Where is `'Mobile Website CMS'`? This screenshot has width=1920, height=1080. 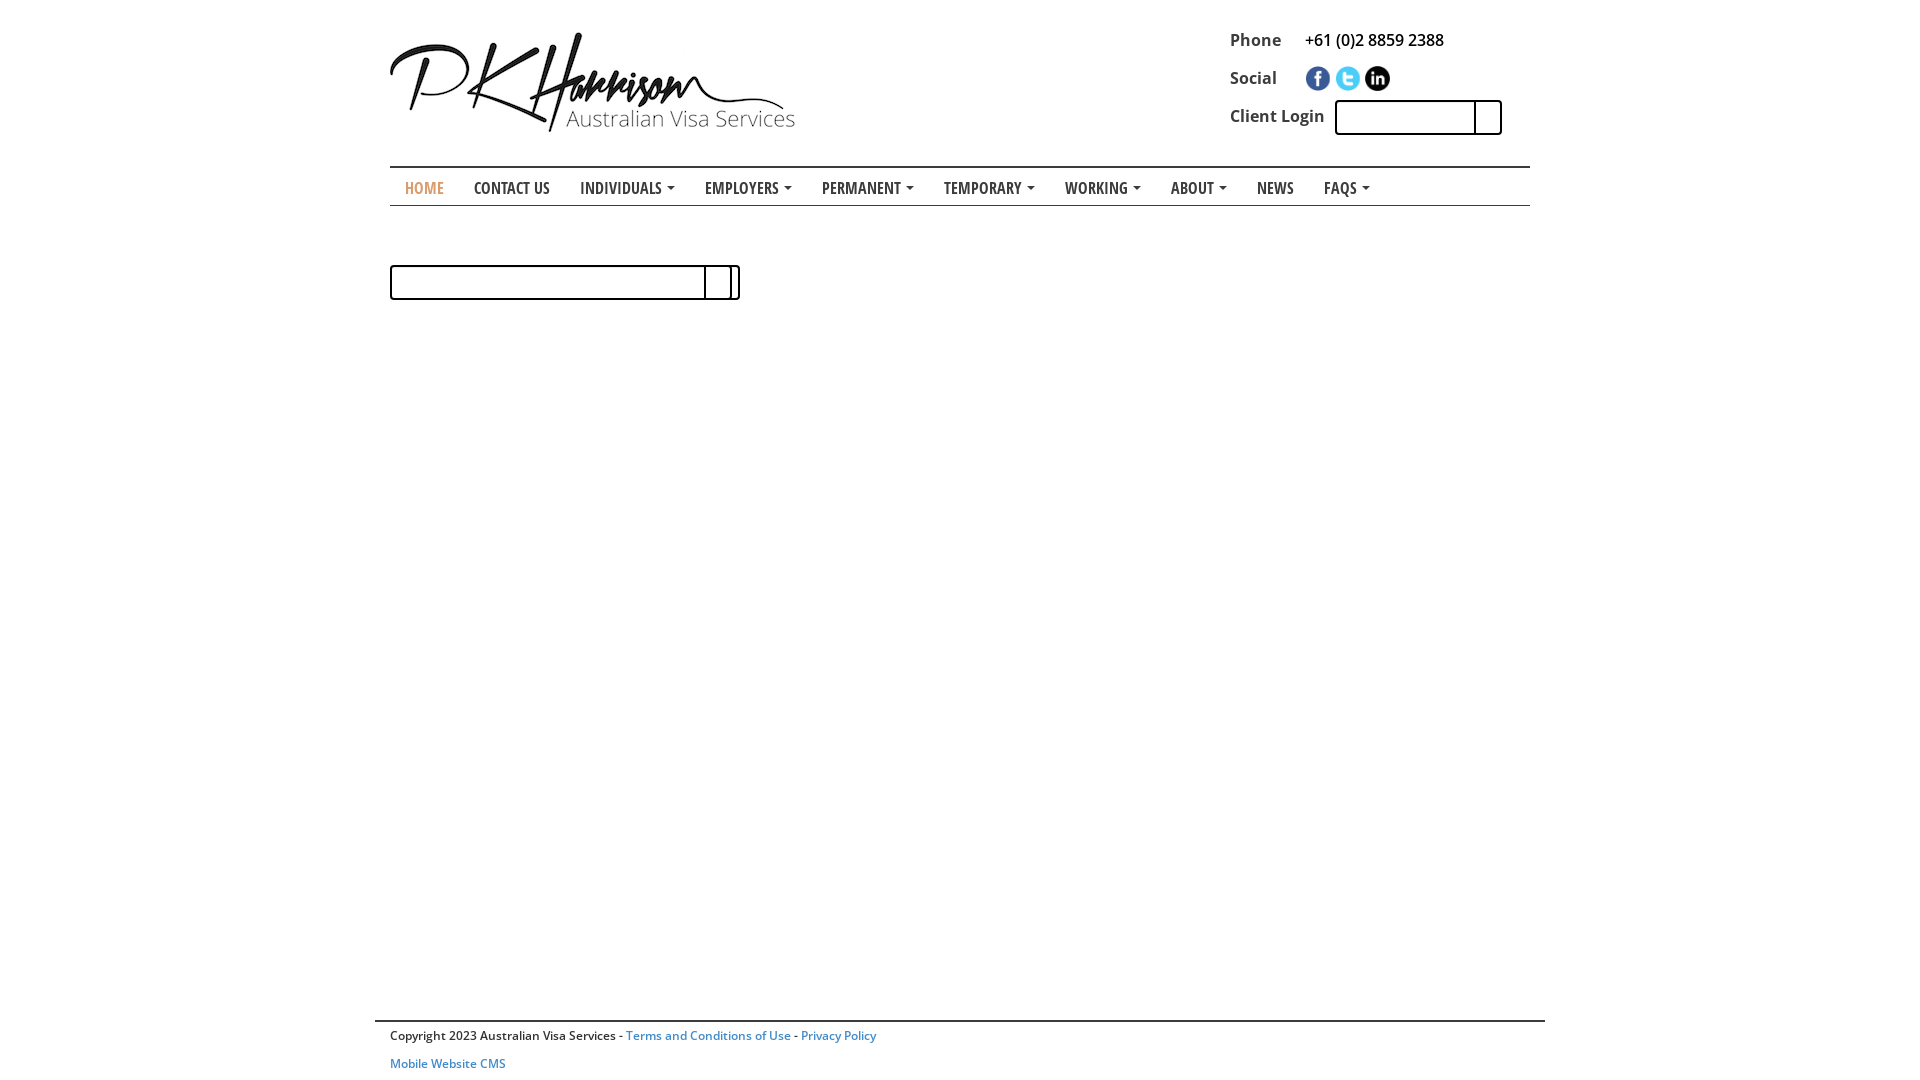
'Mobile Website CMS' is located at coordinates (446, 1062).